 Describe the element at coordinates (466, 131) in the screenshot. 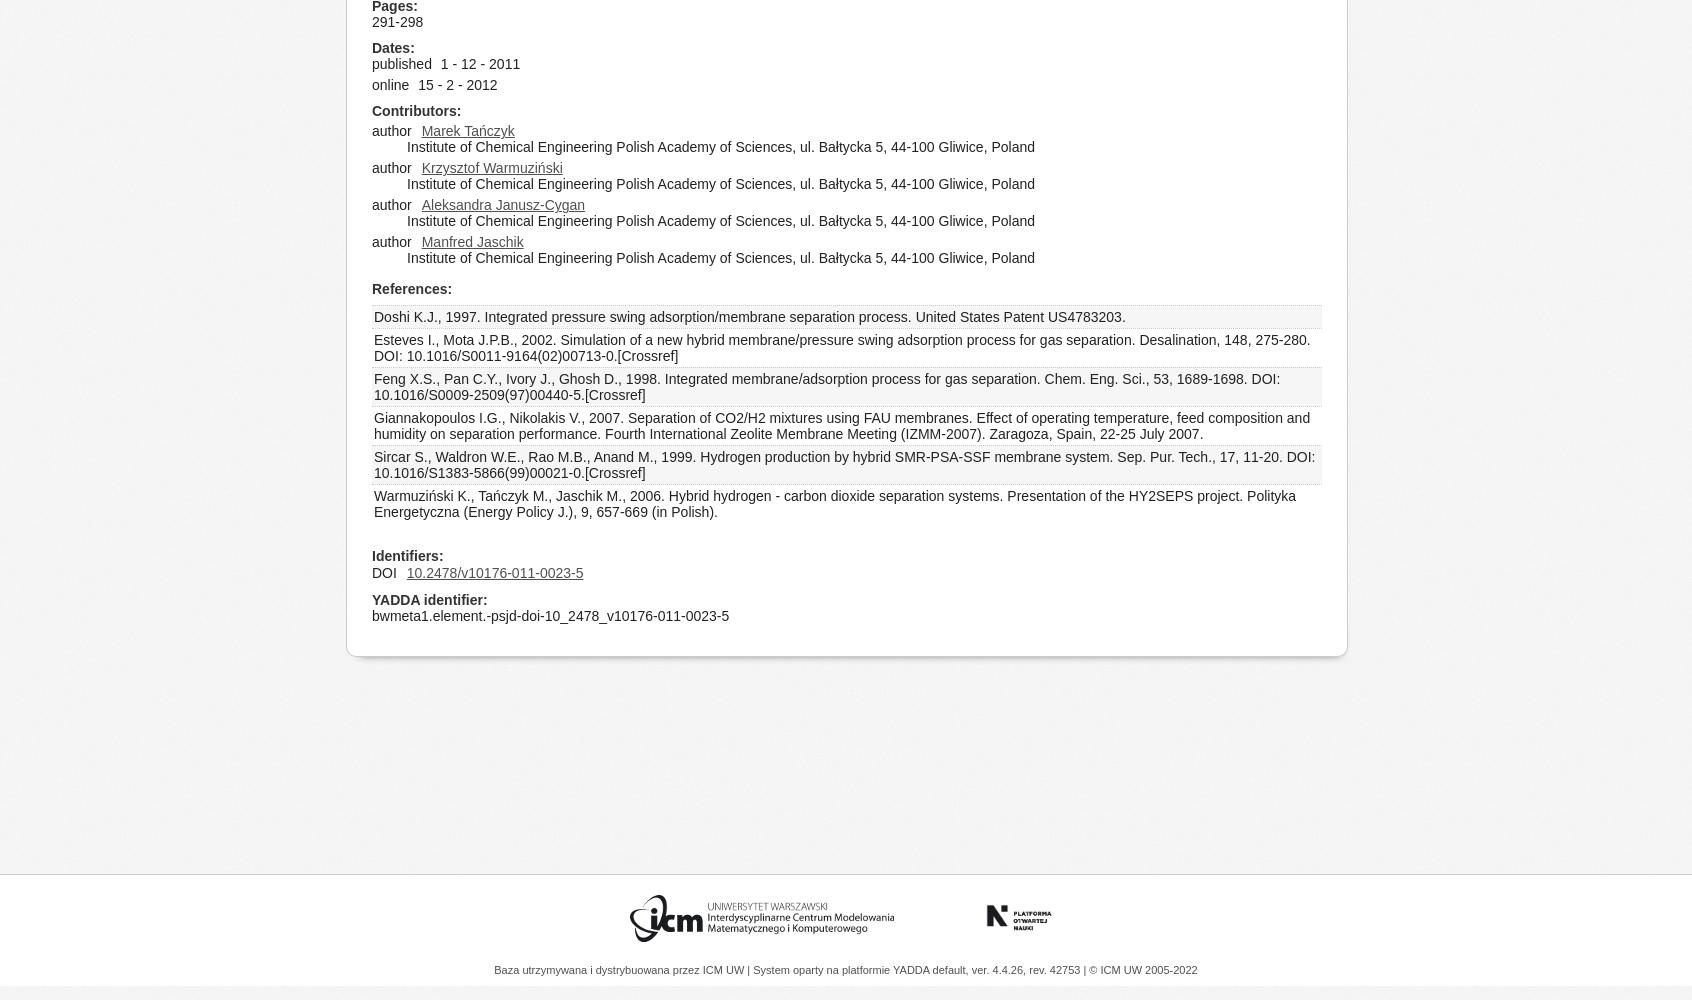

I see `'Marek Tańczyk'` at that location.